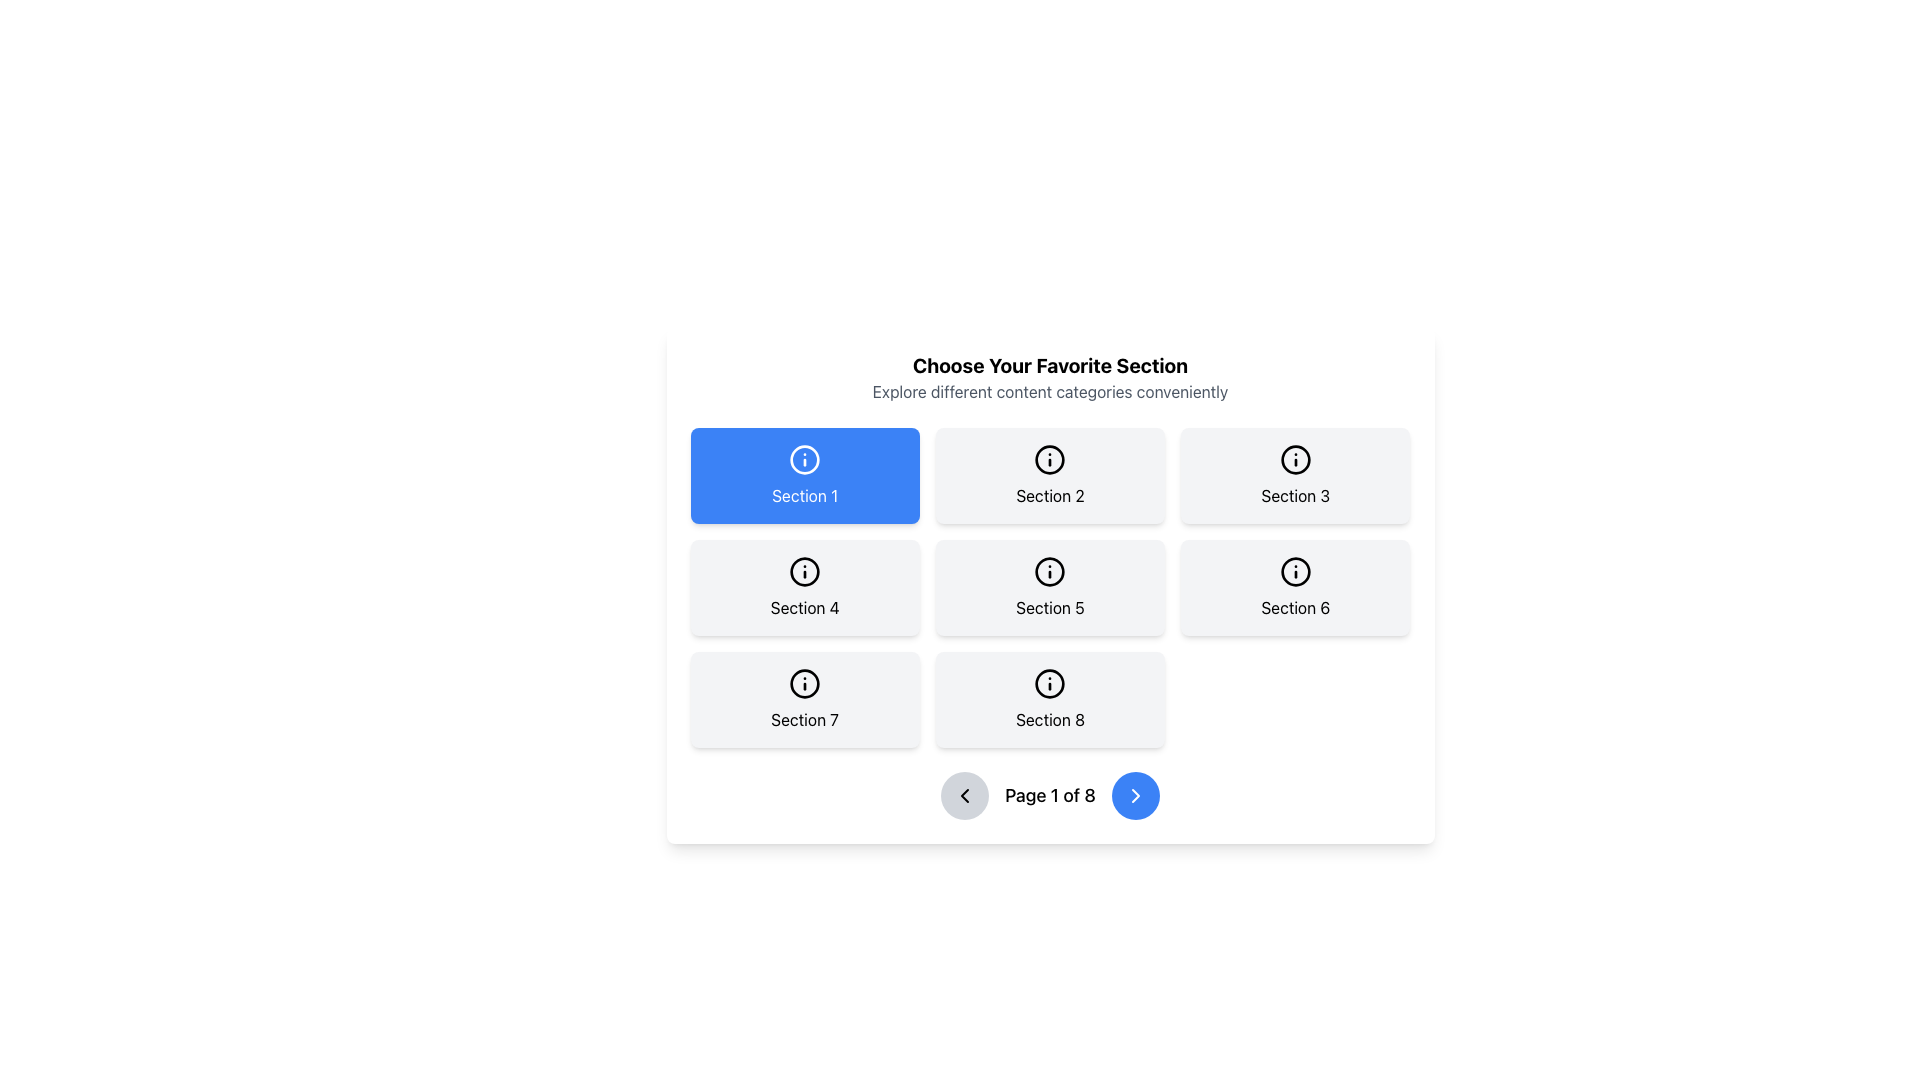 Image resolution: width=1920 pixels, height=1080 pixels. What do you see at coordinates (1295, 459) in the screenshot?
I see `the SVG Circle Element representing an 'info' icon, which has a black border and is located in Section 3 of the grid` at bounding box center [1295, 459].